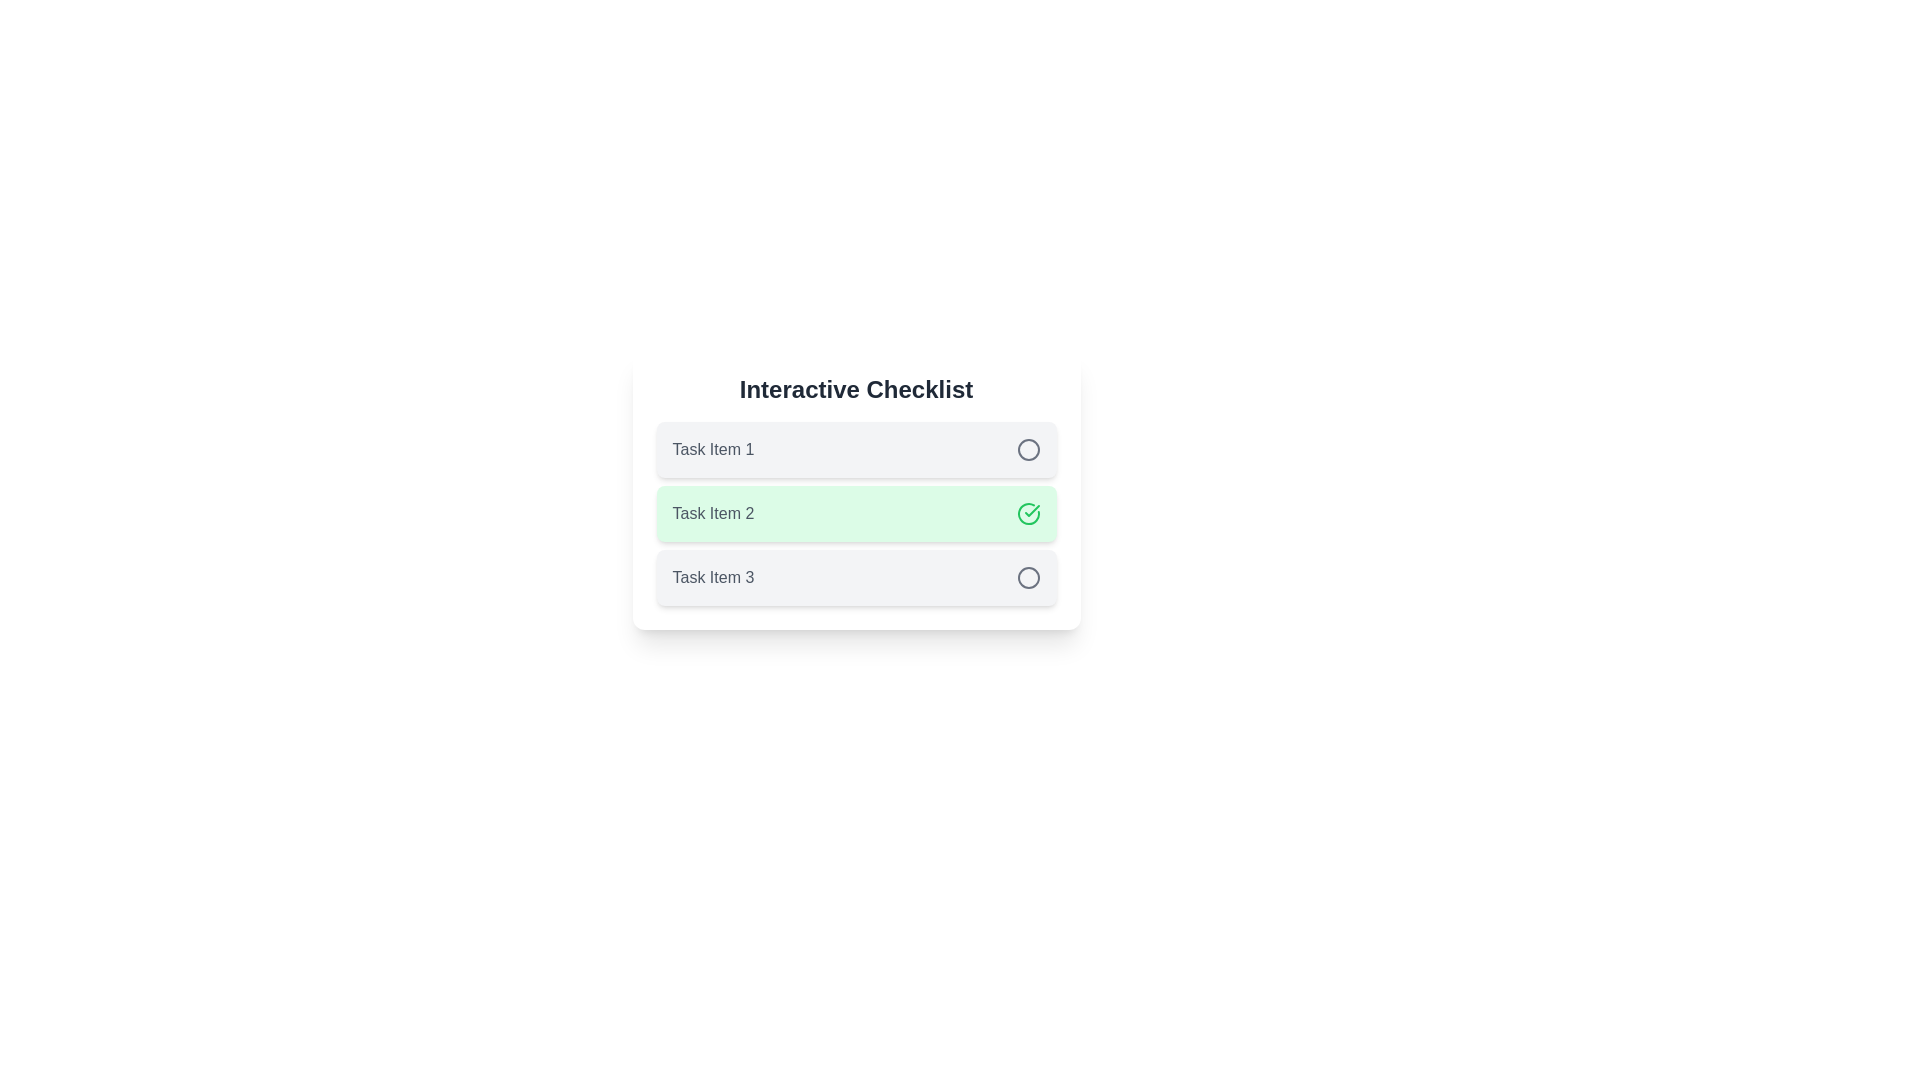  What do you see at coordinates (1028, 512) in the screenshot?
I see `the interactive element associated with task item Task Item 2 to view its content` at bounding box center [1028, 512].